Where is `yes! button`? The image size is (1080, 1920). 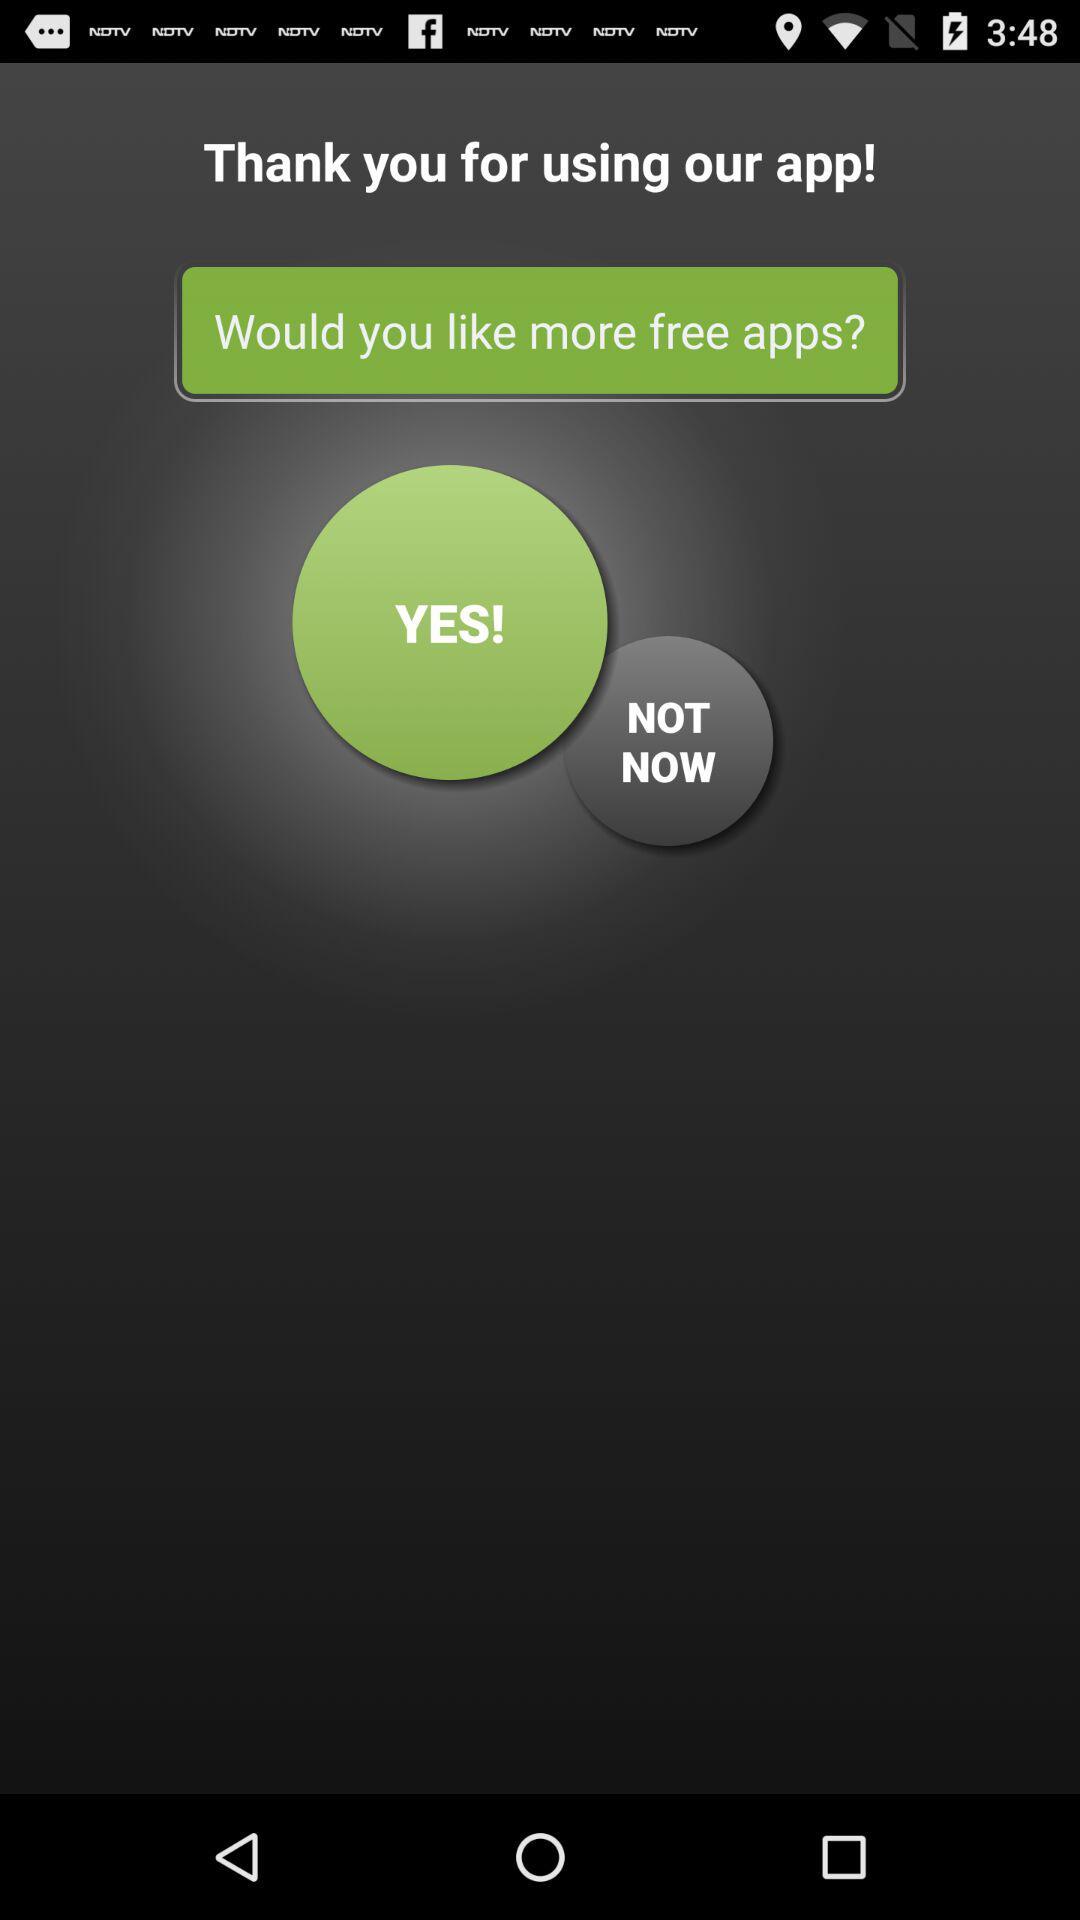
yes! button is located at coordinates (450, 621).